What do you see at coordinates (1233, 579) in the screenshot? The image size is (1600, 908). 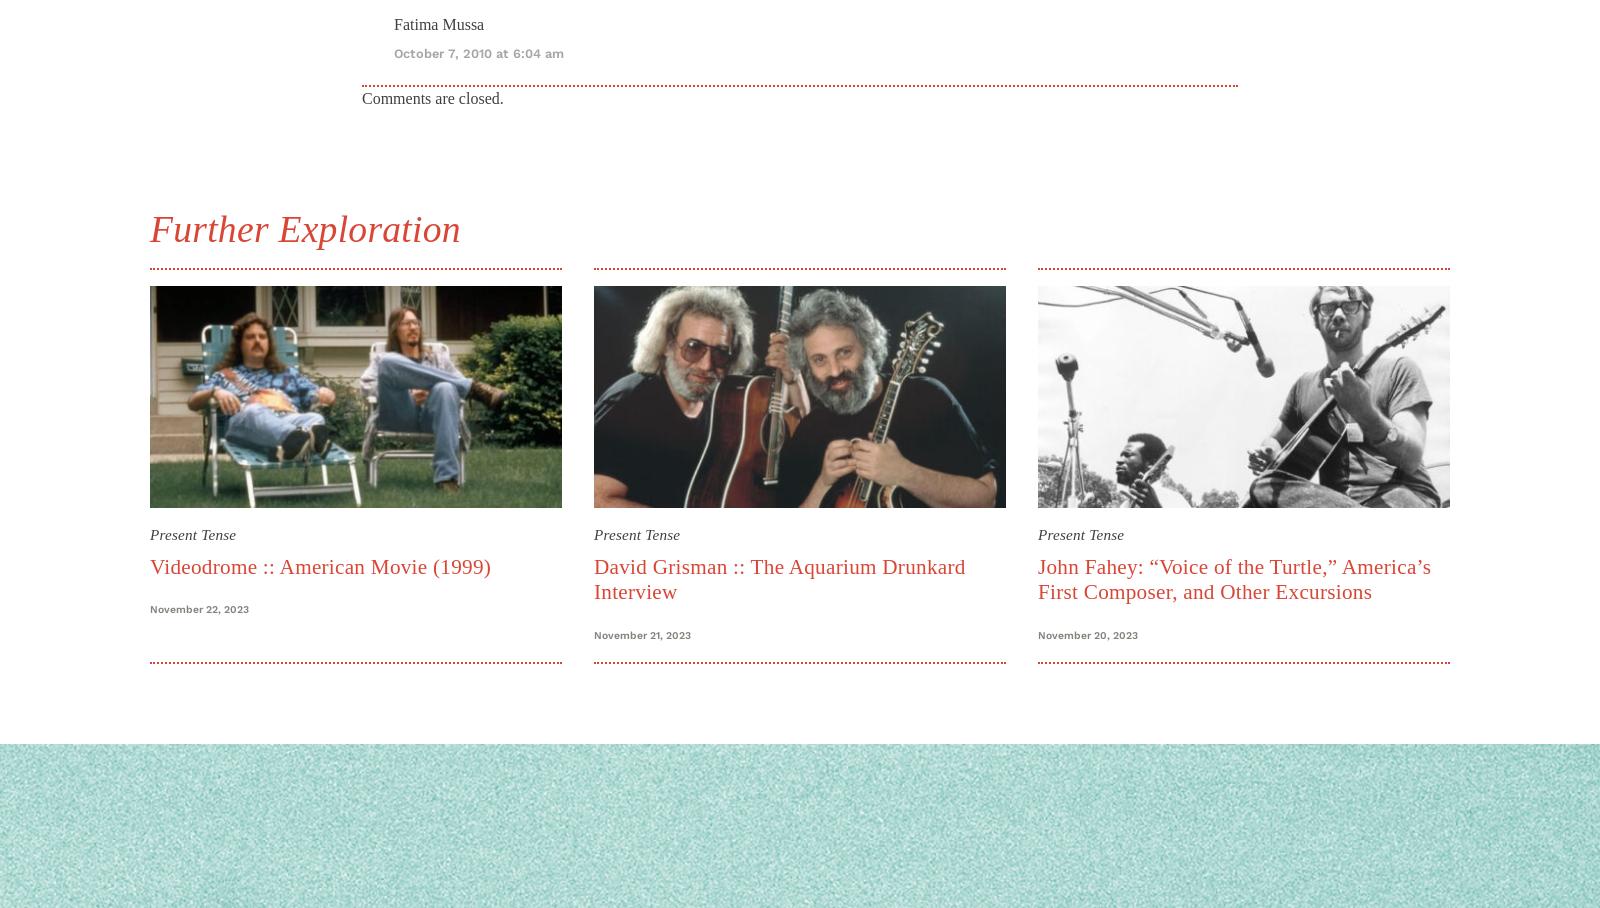 I see `'John Fahey: “Voice of the Turtle,” America’s First Composer, and Other Excursions'` at bounding box center [1233, 579].